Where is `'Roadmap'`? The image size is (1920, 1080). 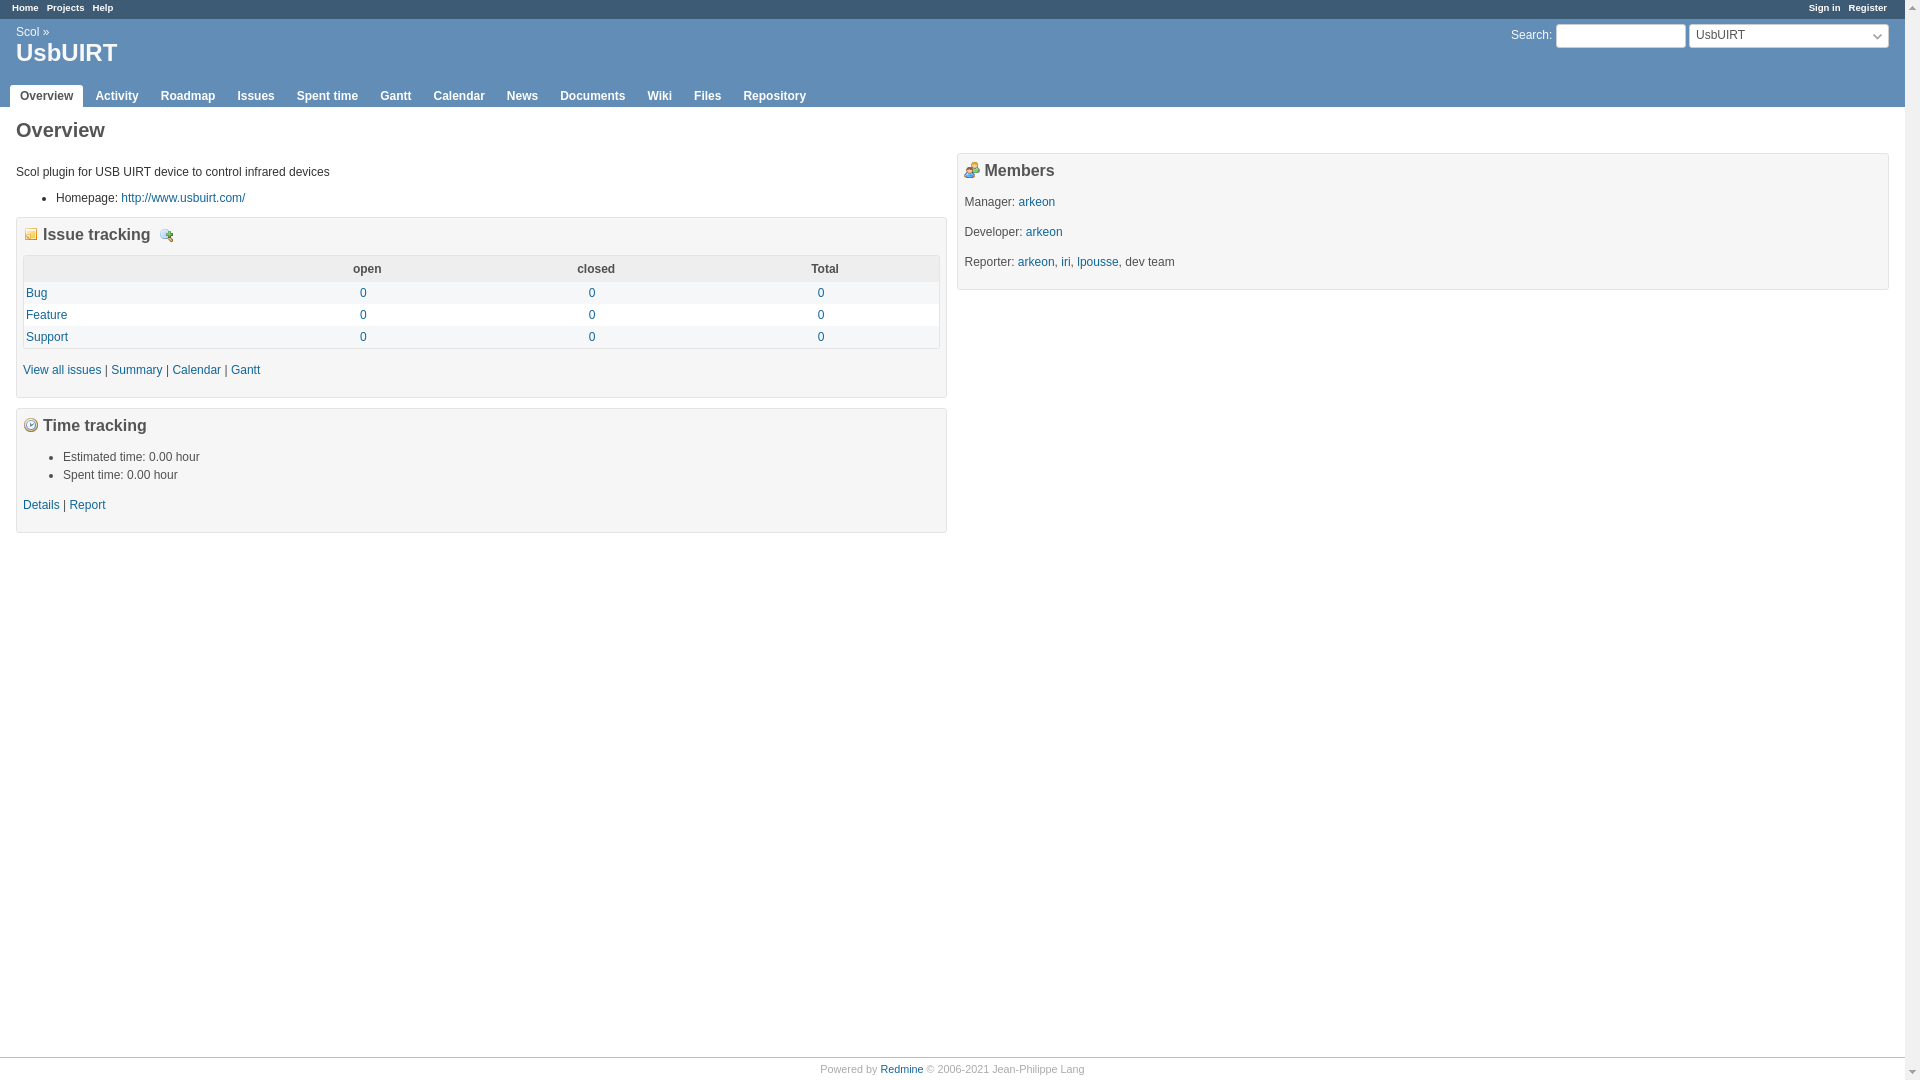
'Roadmap' is located at coordinates (188, 96).